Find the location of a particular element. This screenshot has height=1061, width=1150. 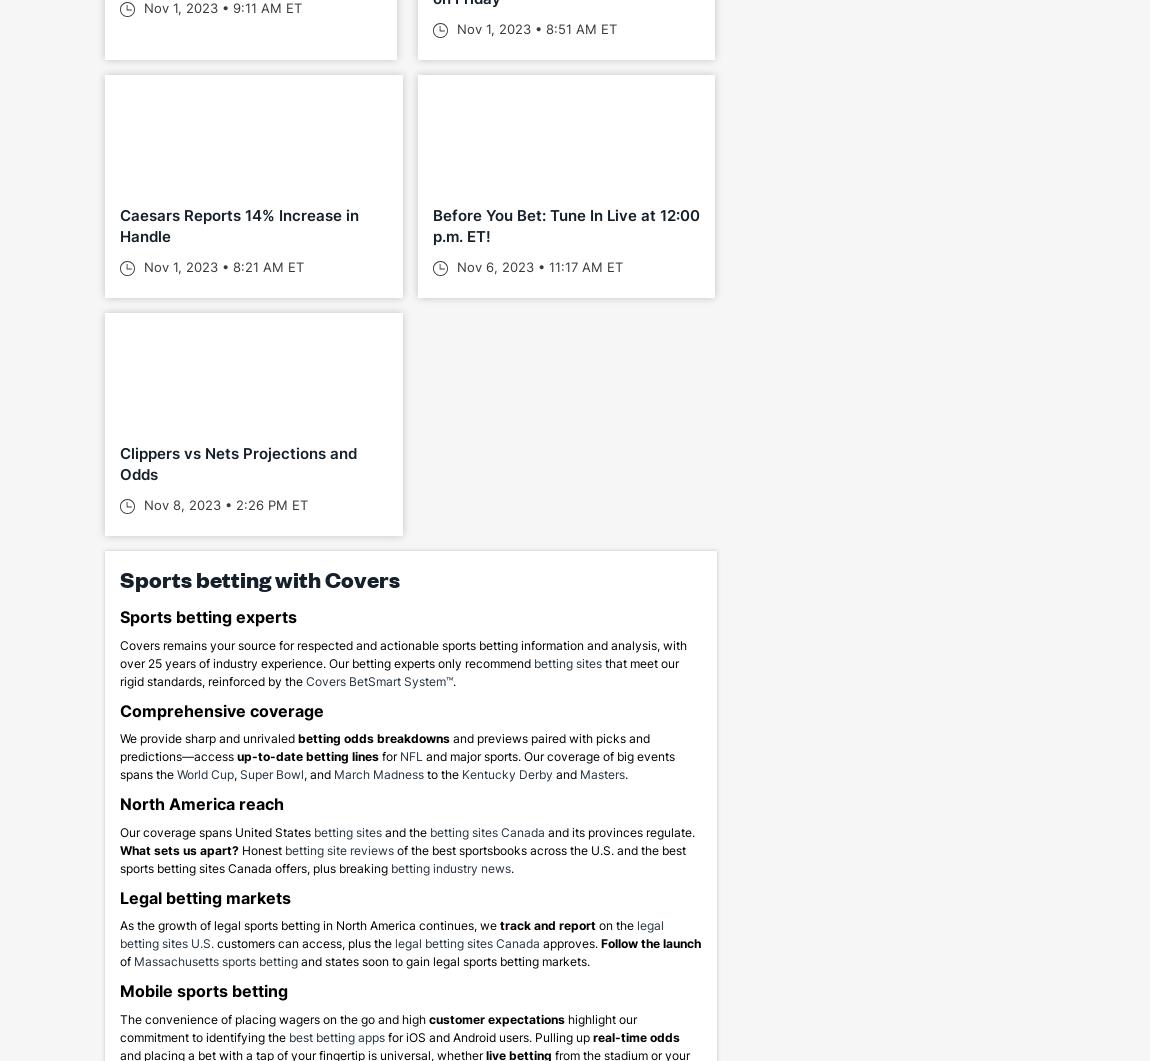

'North America reach' is located at coordinates (201, 804).